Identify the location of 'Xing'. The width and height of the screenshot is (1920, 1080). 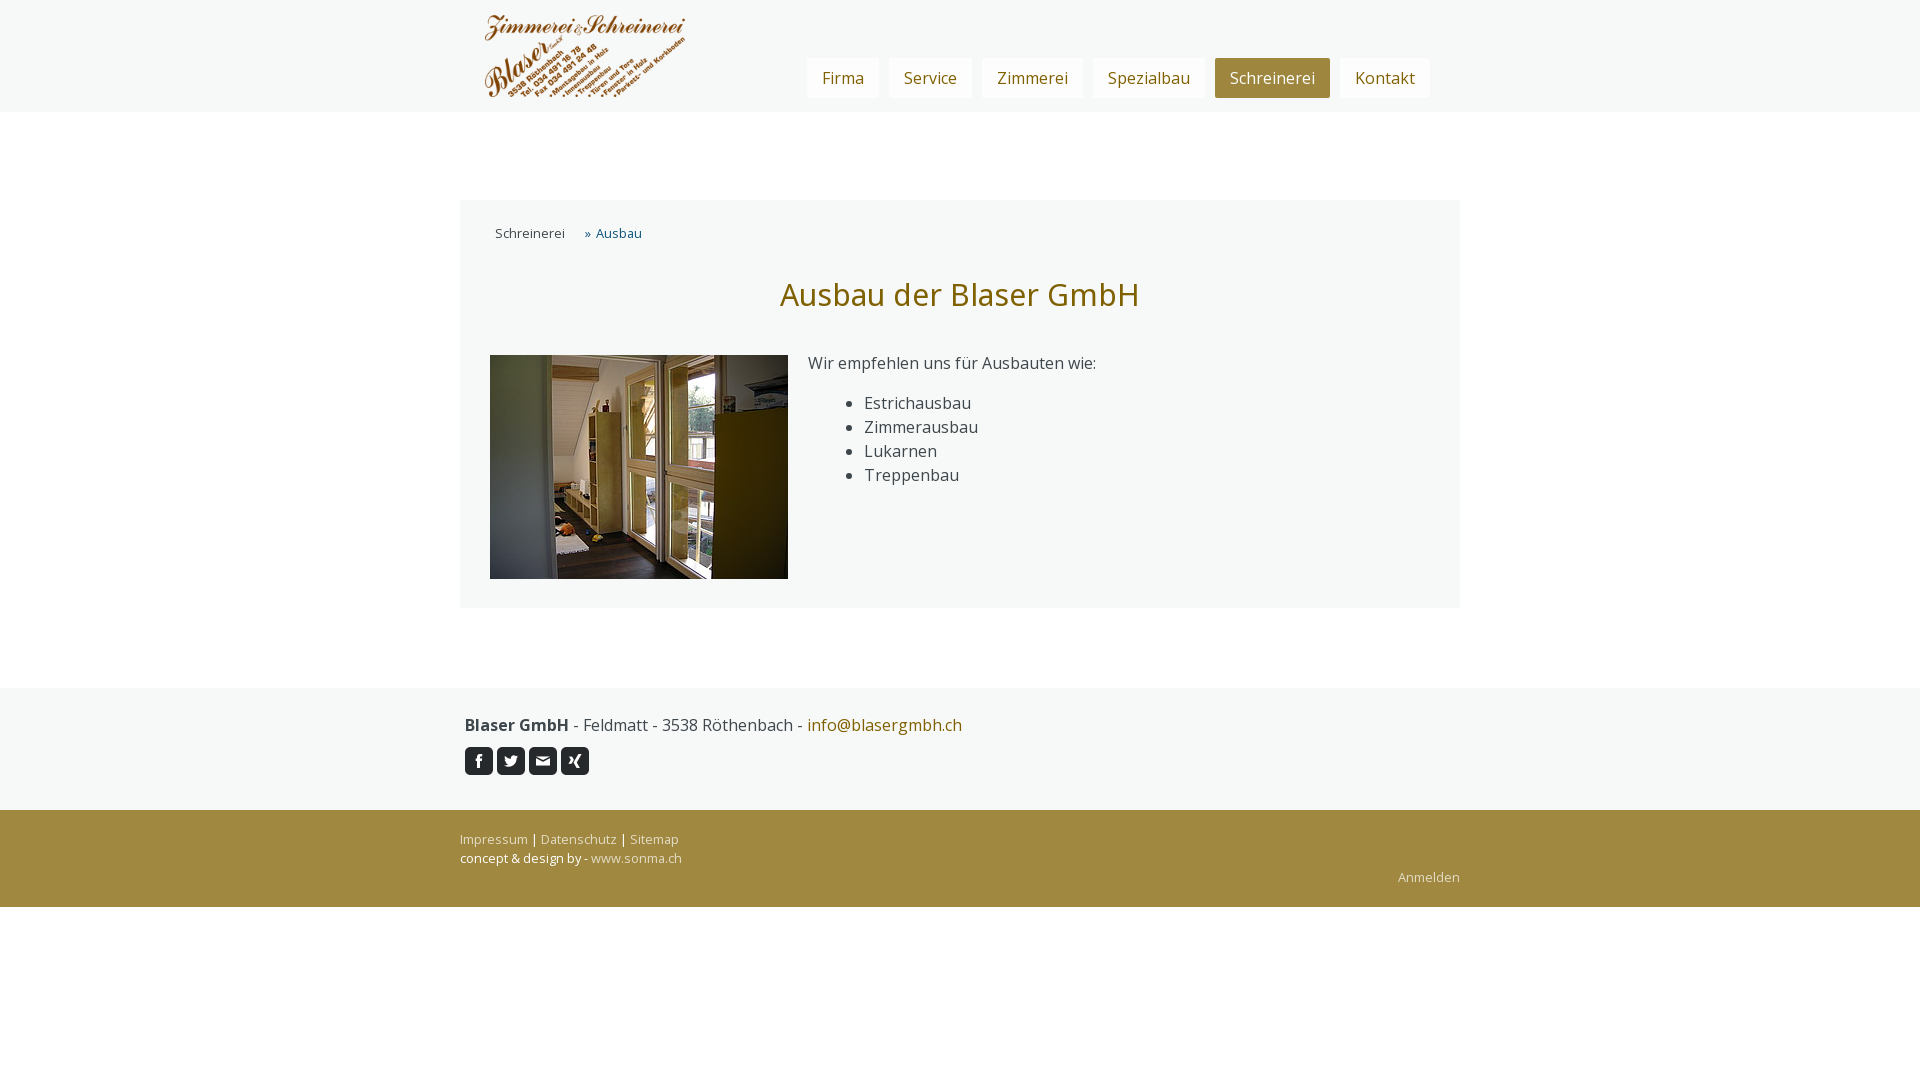
(574, 759).